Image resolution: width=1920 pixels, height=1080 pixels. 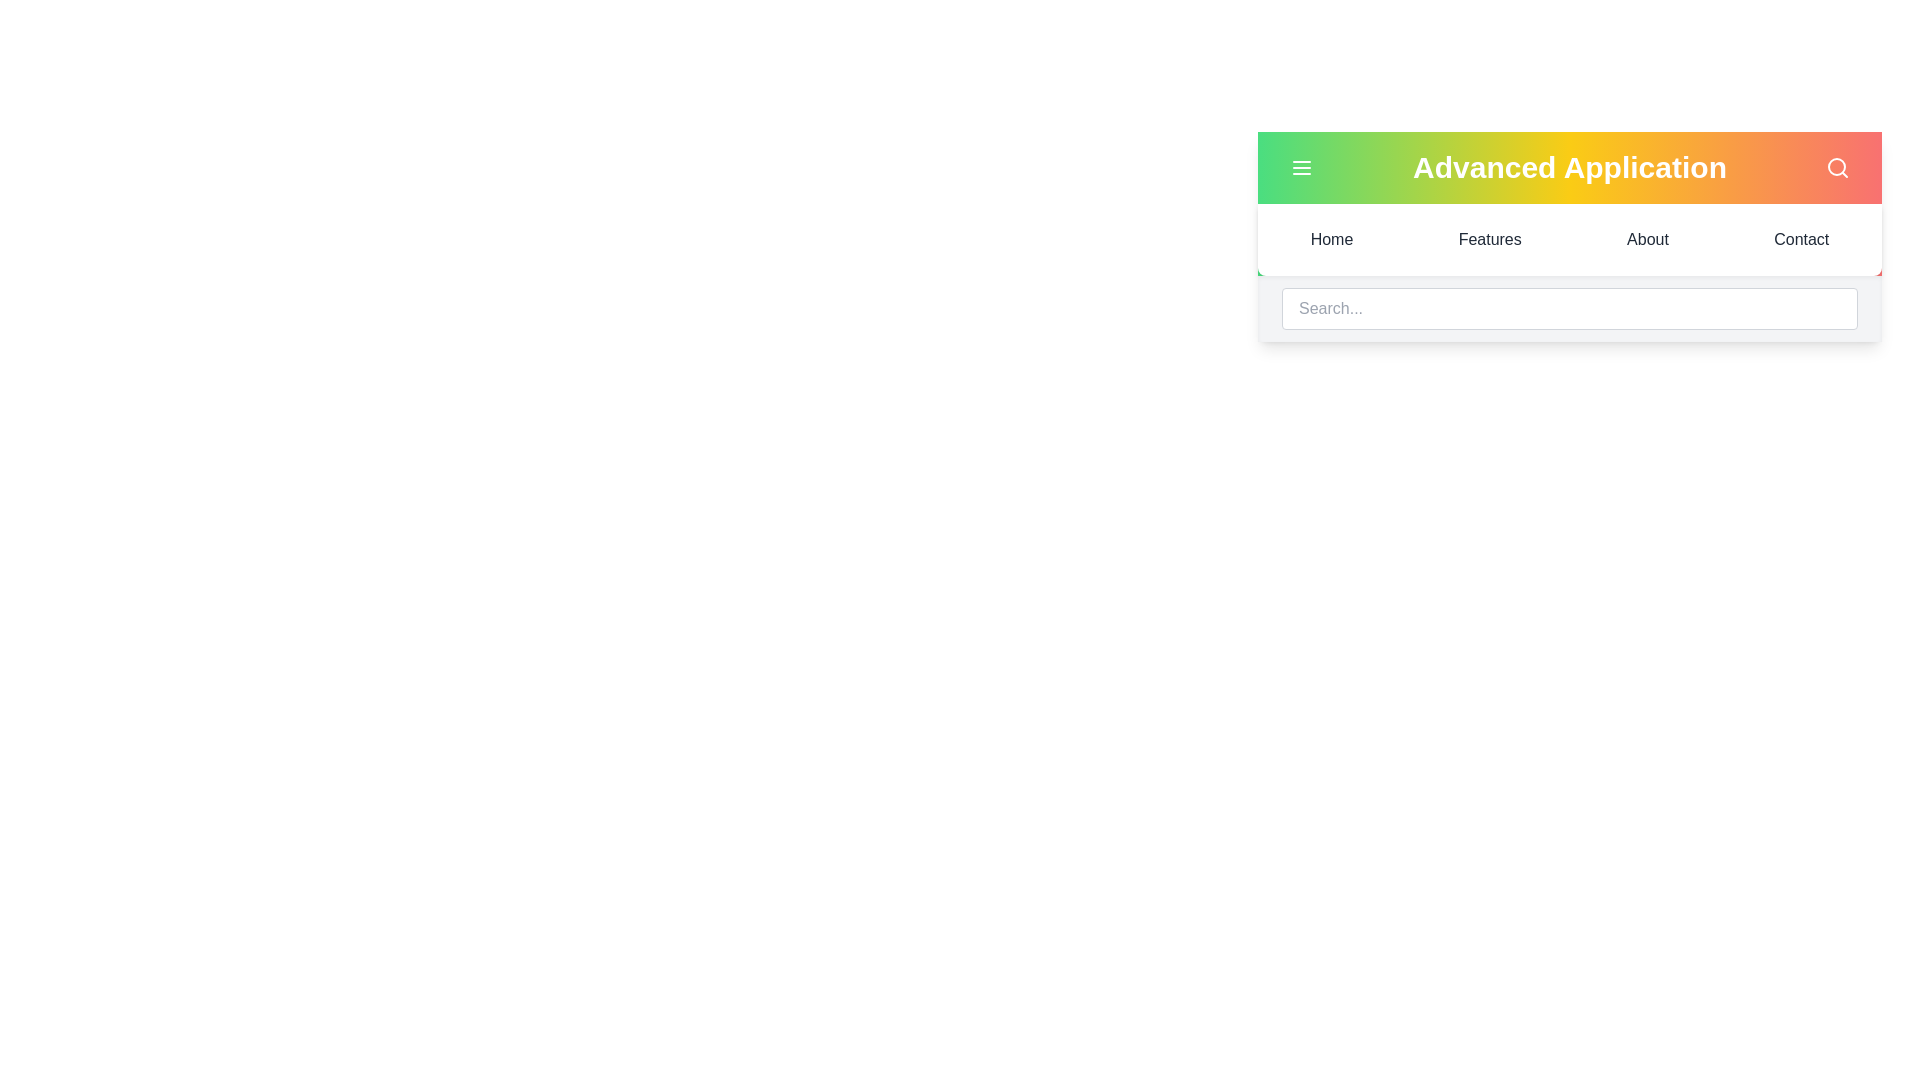 What do you see at coordinates (1490, 238) in the screenshot?
I see `the menu item Features to navigate` at bounding box center [1490, 238].